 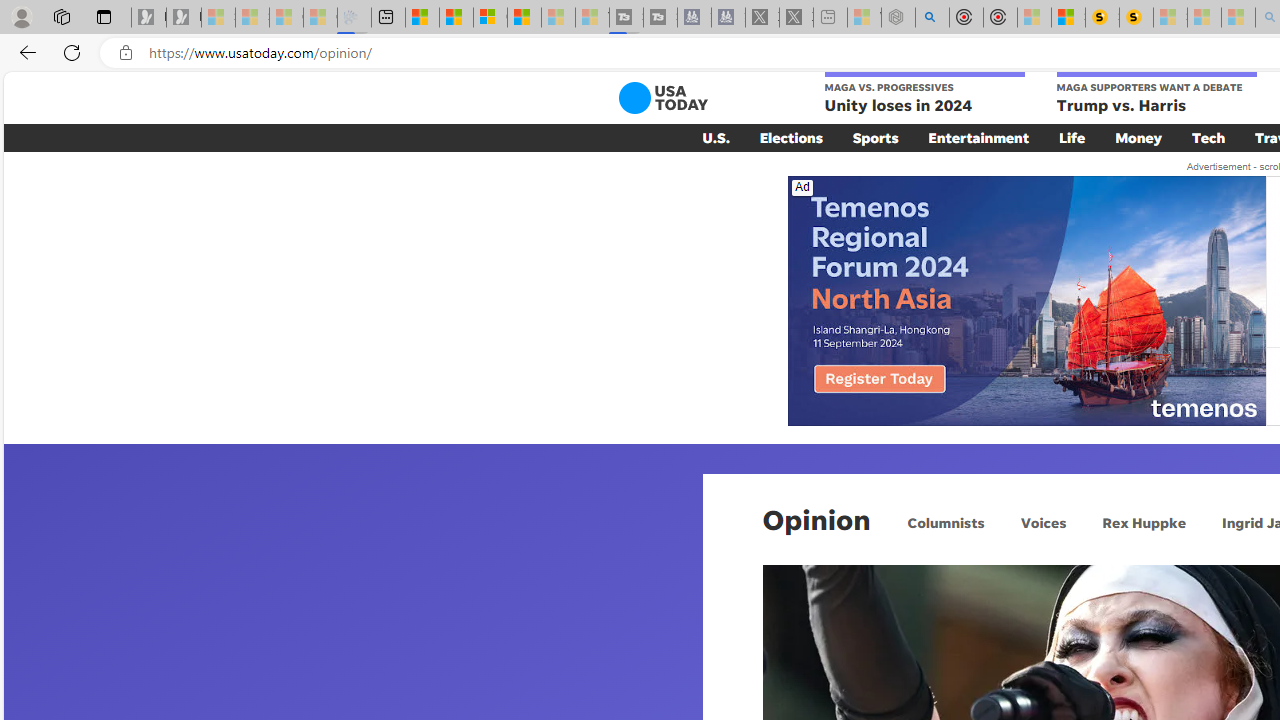 I want to click on 'U.S.', so click(x=716, y=136).